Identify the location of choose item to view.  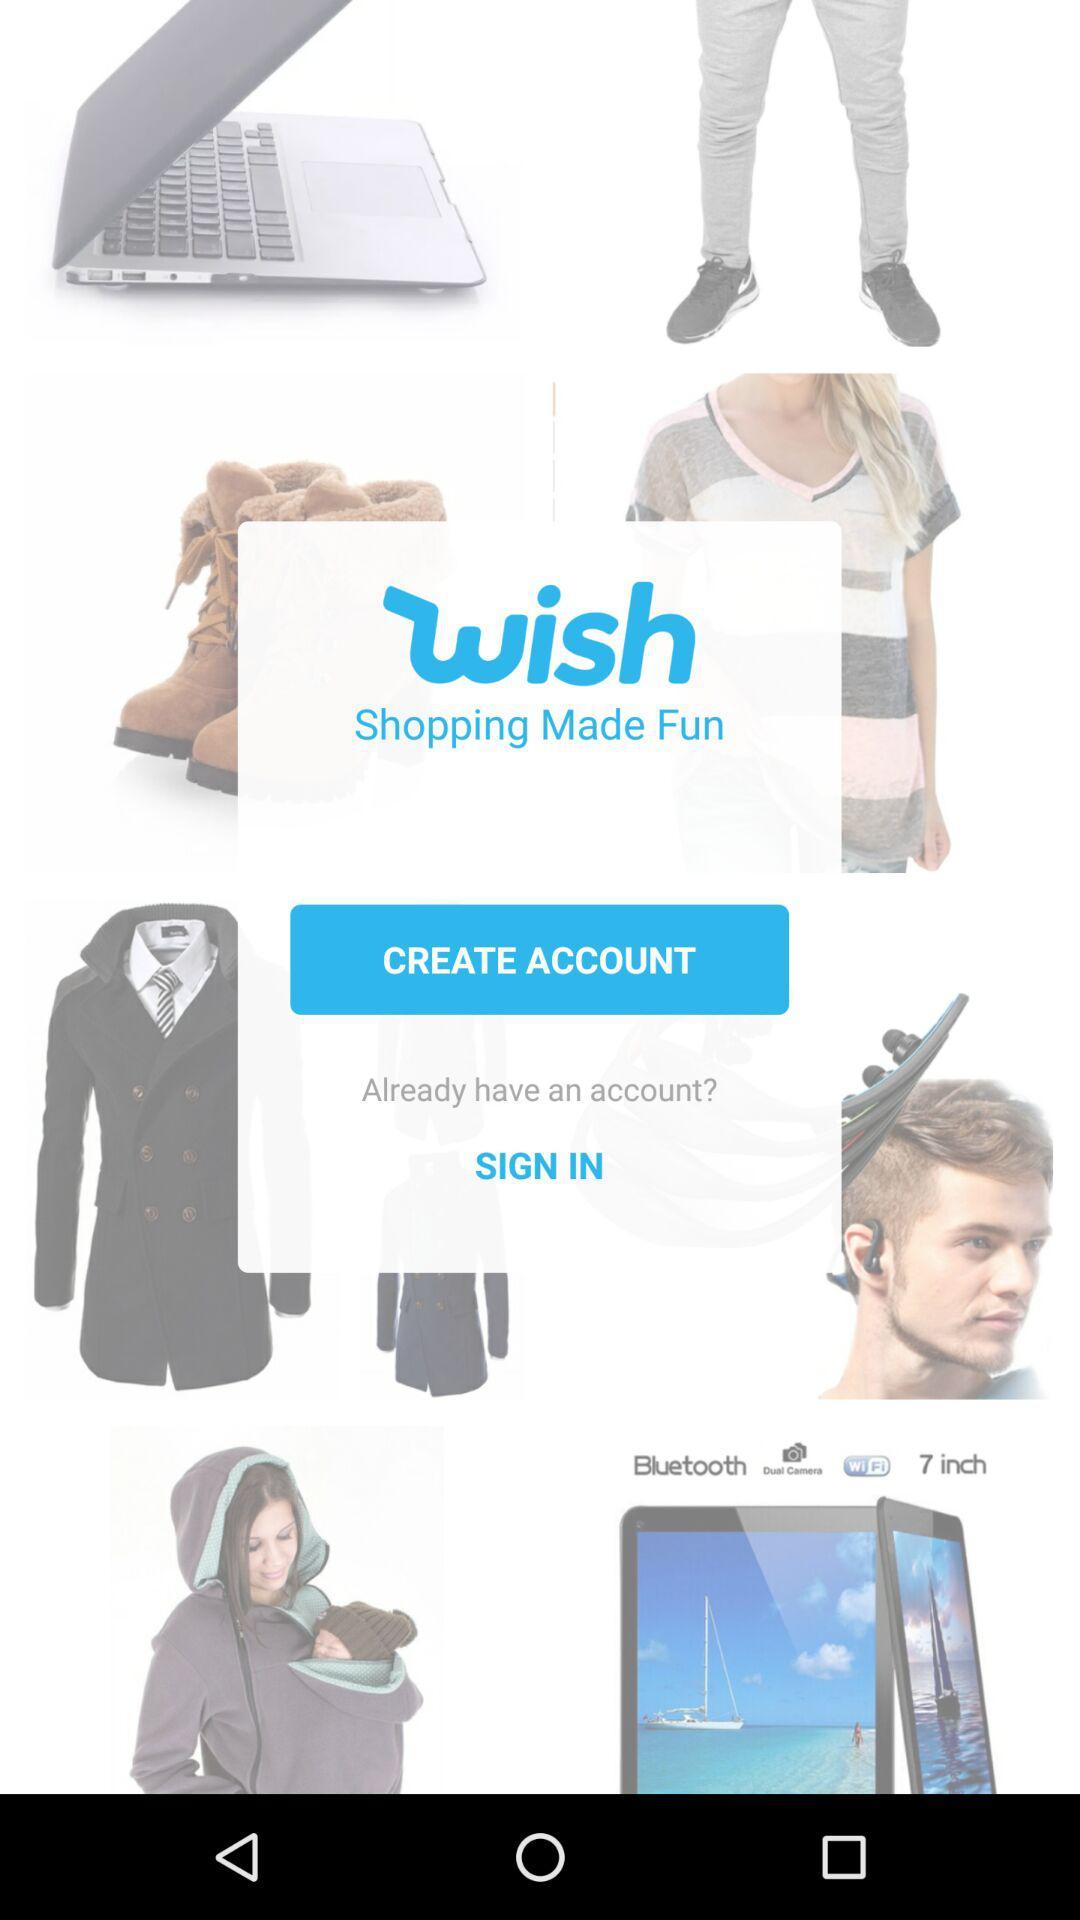
(801, 1598).